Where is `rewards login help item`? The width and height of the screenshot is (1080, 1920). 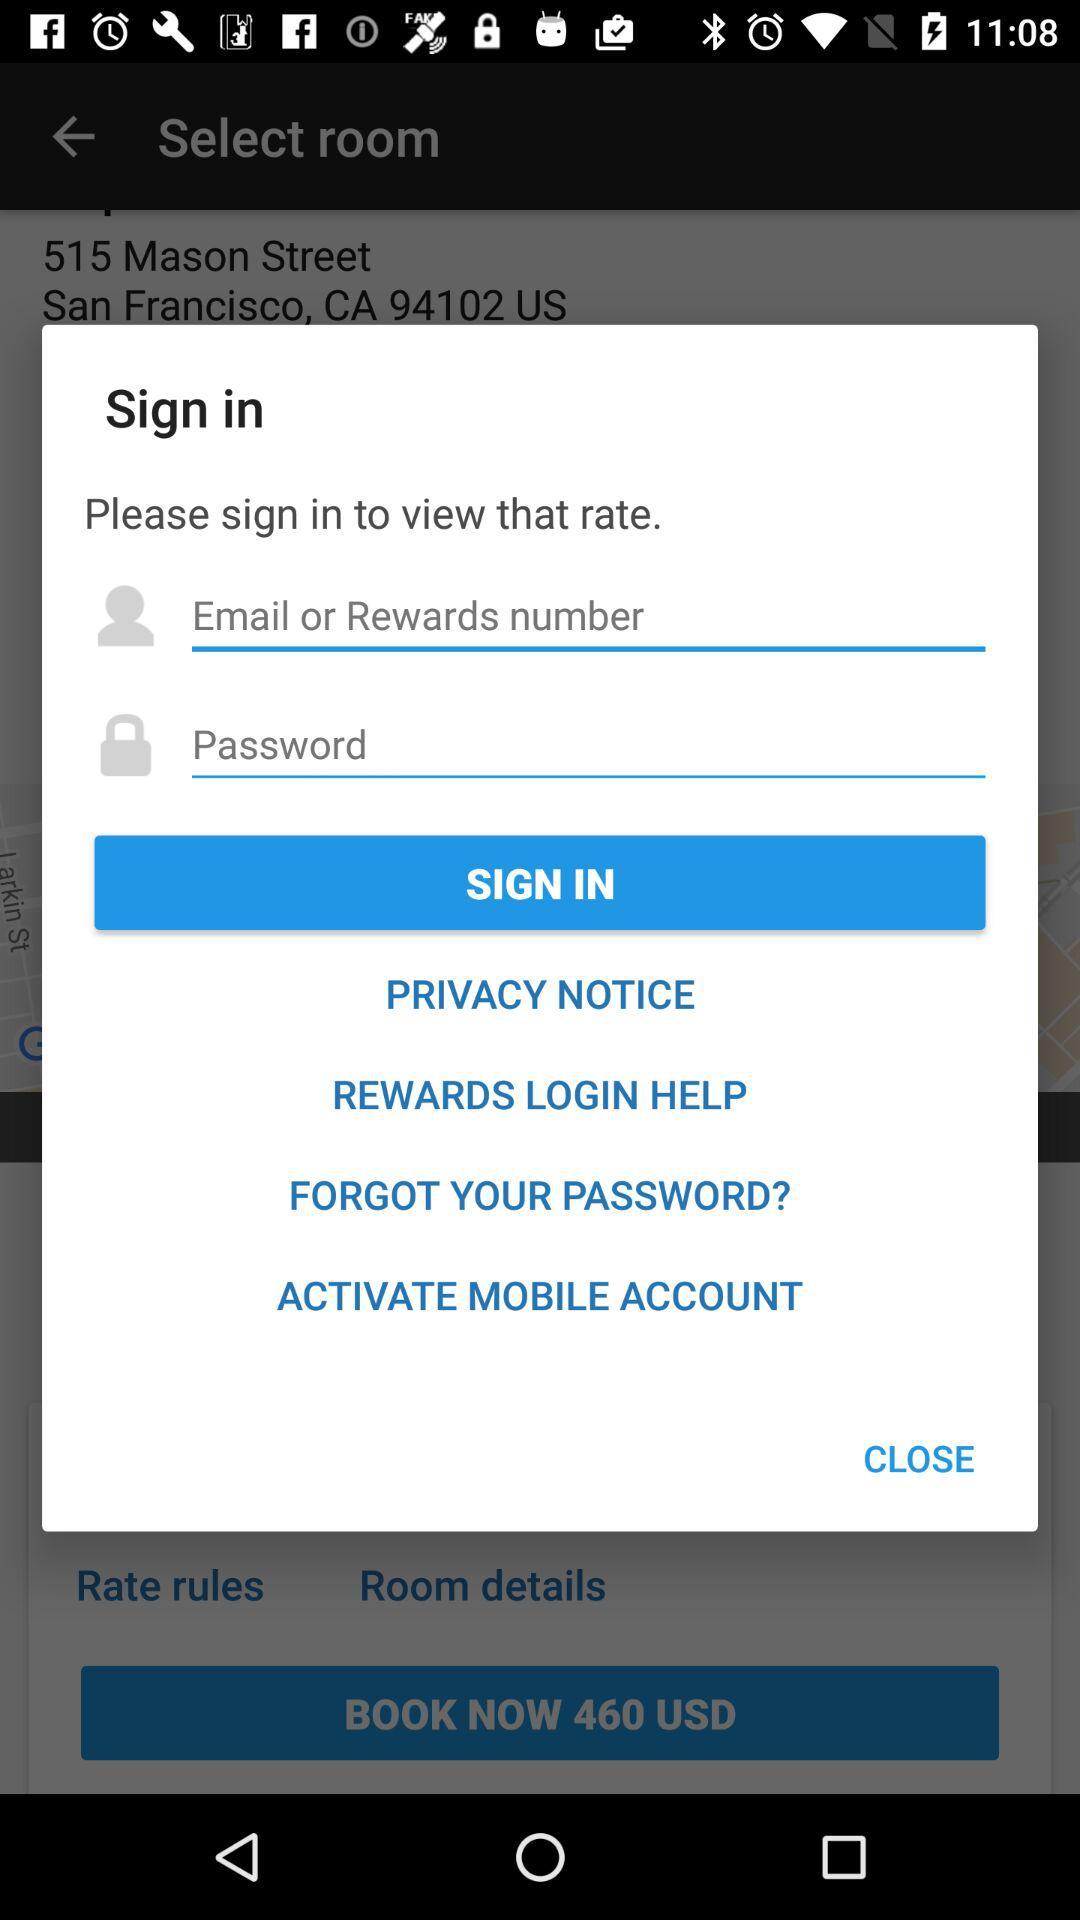
rewards login help item is located at coordinates (540, 1092).